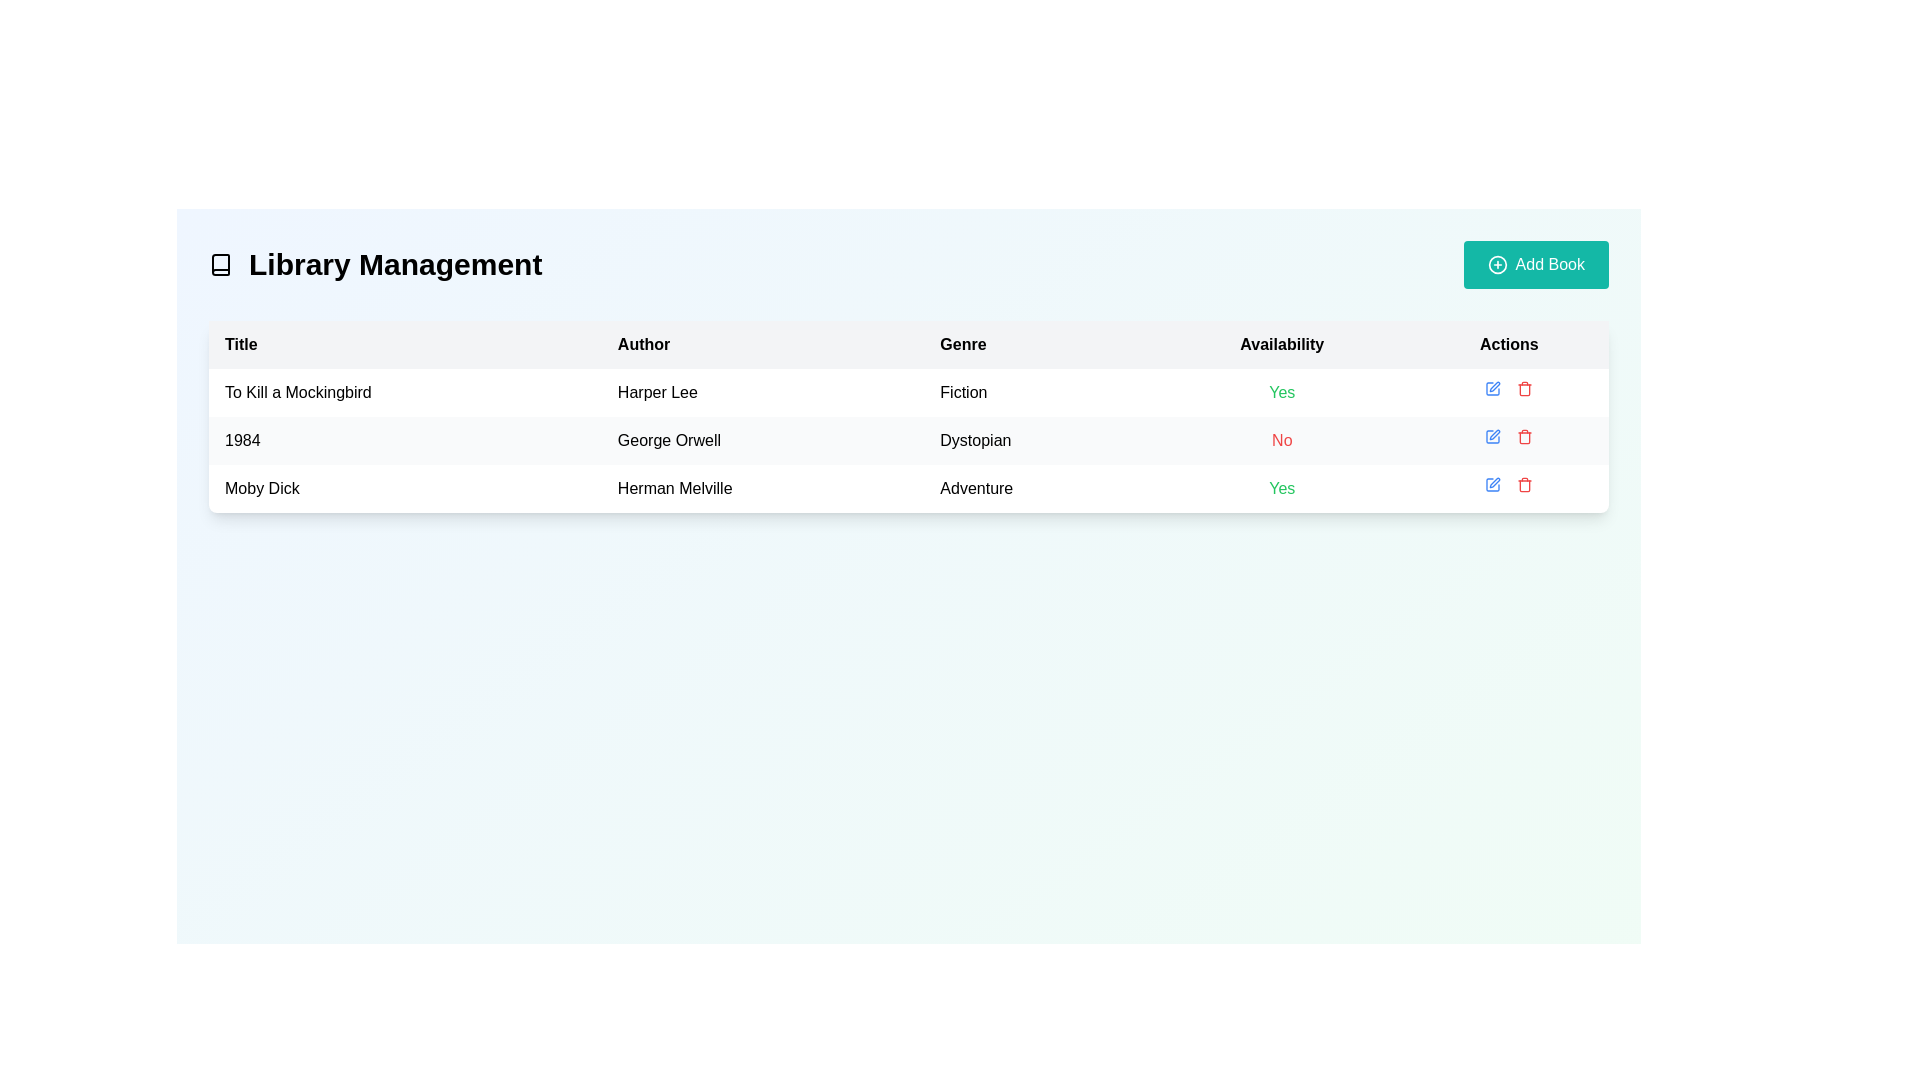 This screenshot has height=1080, width=1920. I want to click on the blue icon button with a pen symbol in the actions column of the second row of the table, so click(1492, 389).